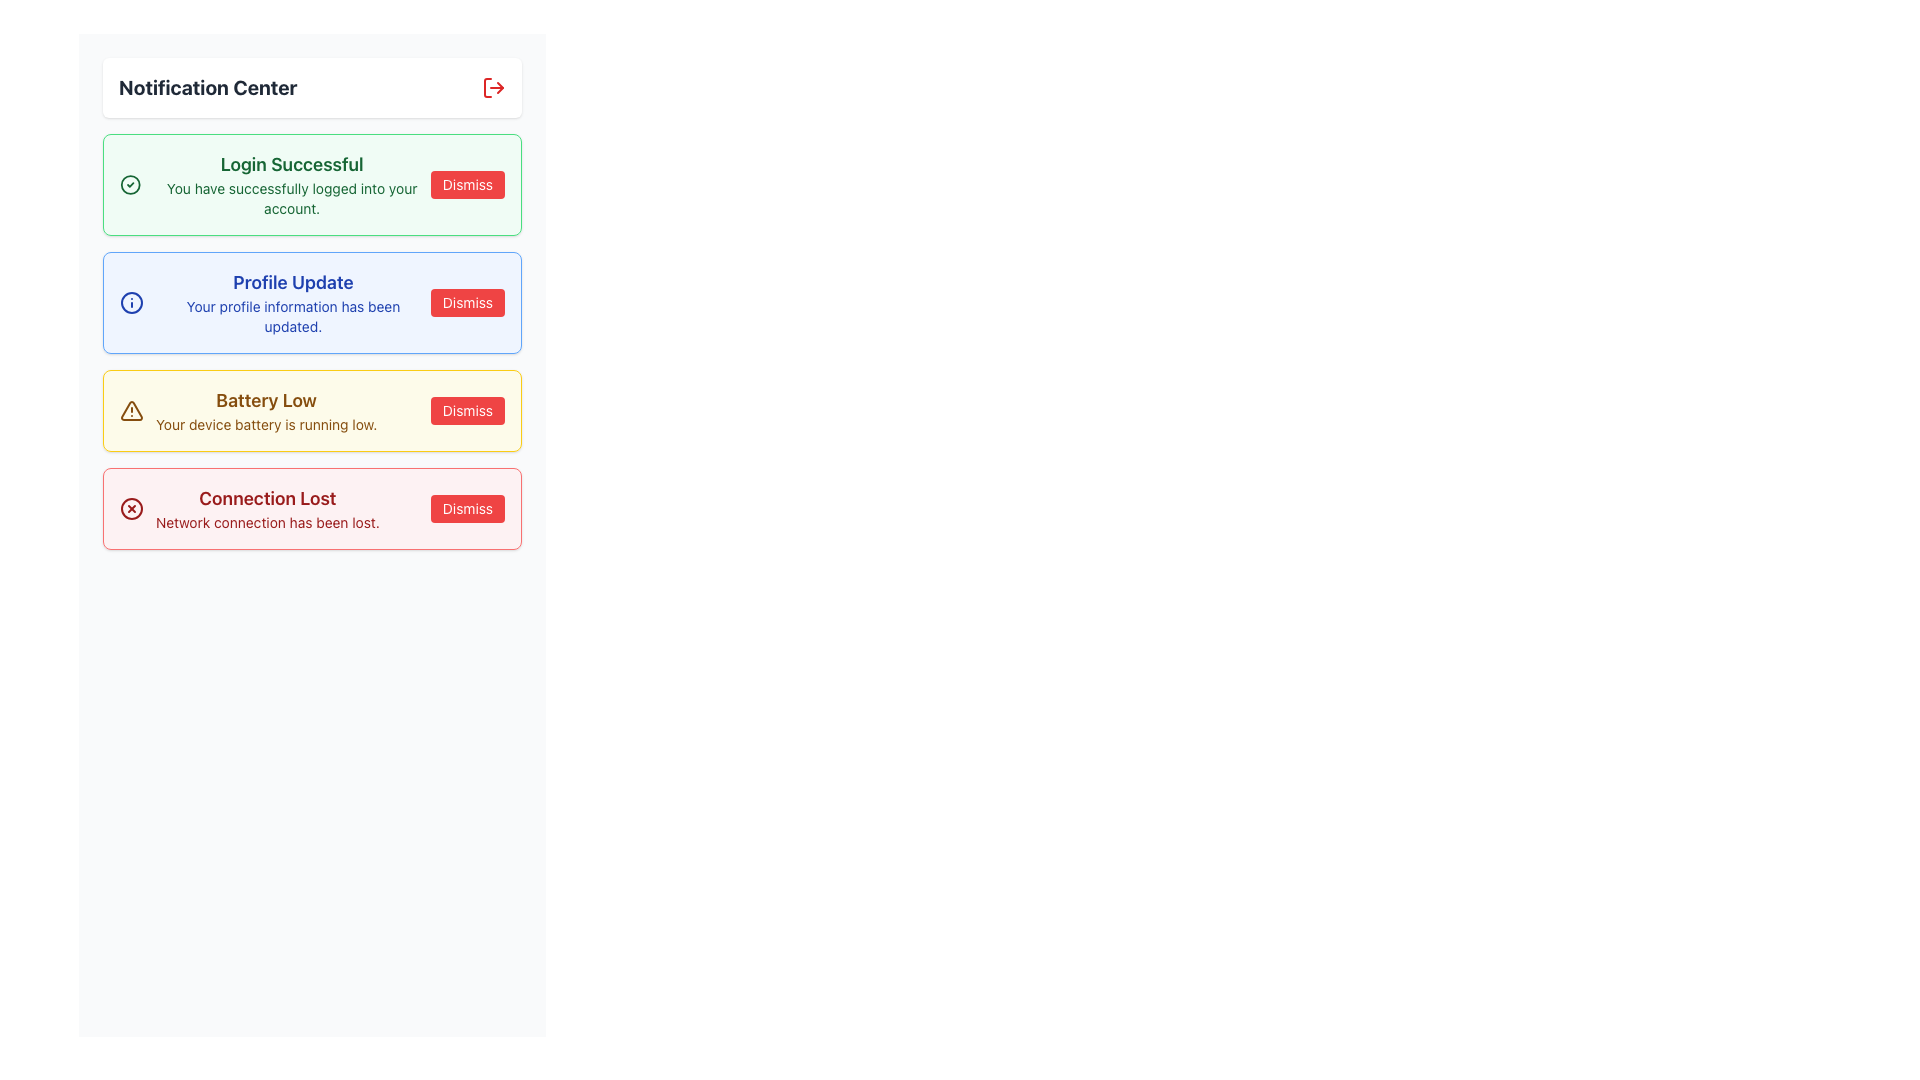  I want to click on the 'Login Successful' heading element, so click(291, 164).